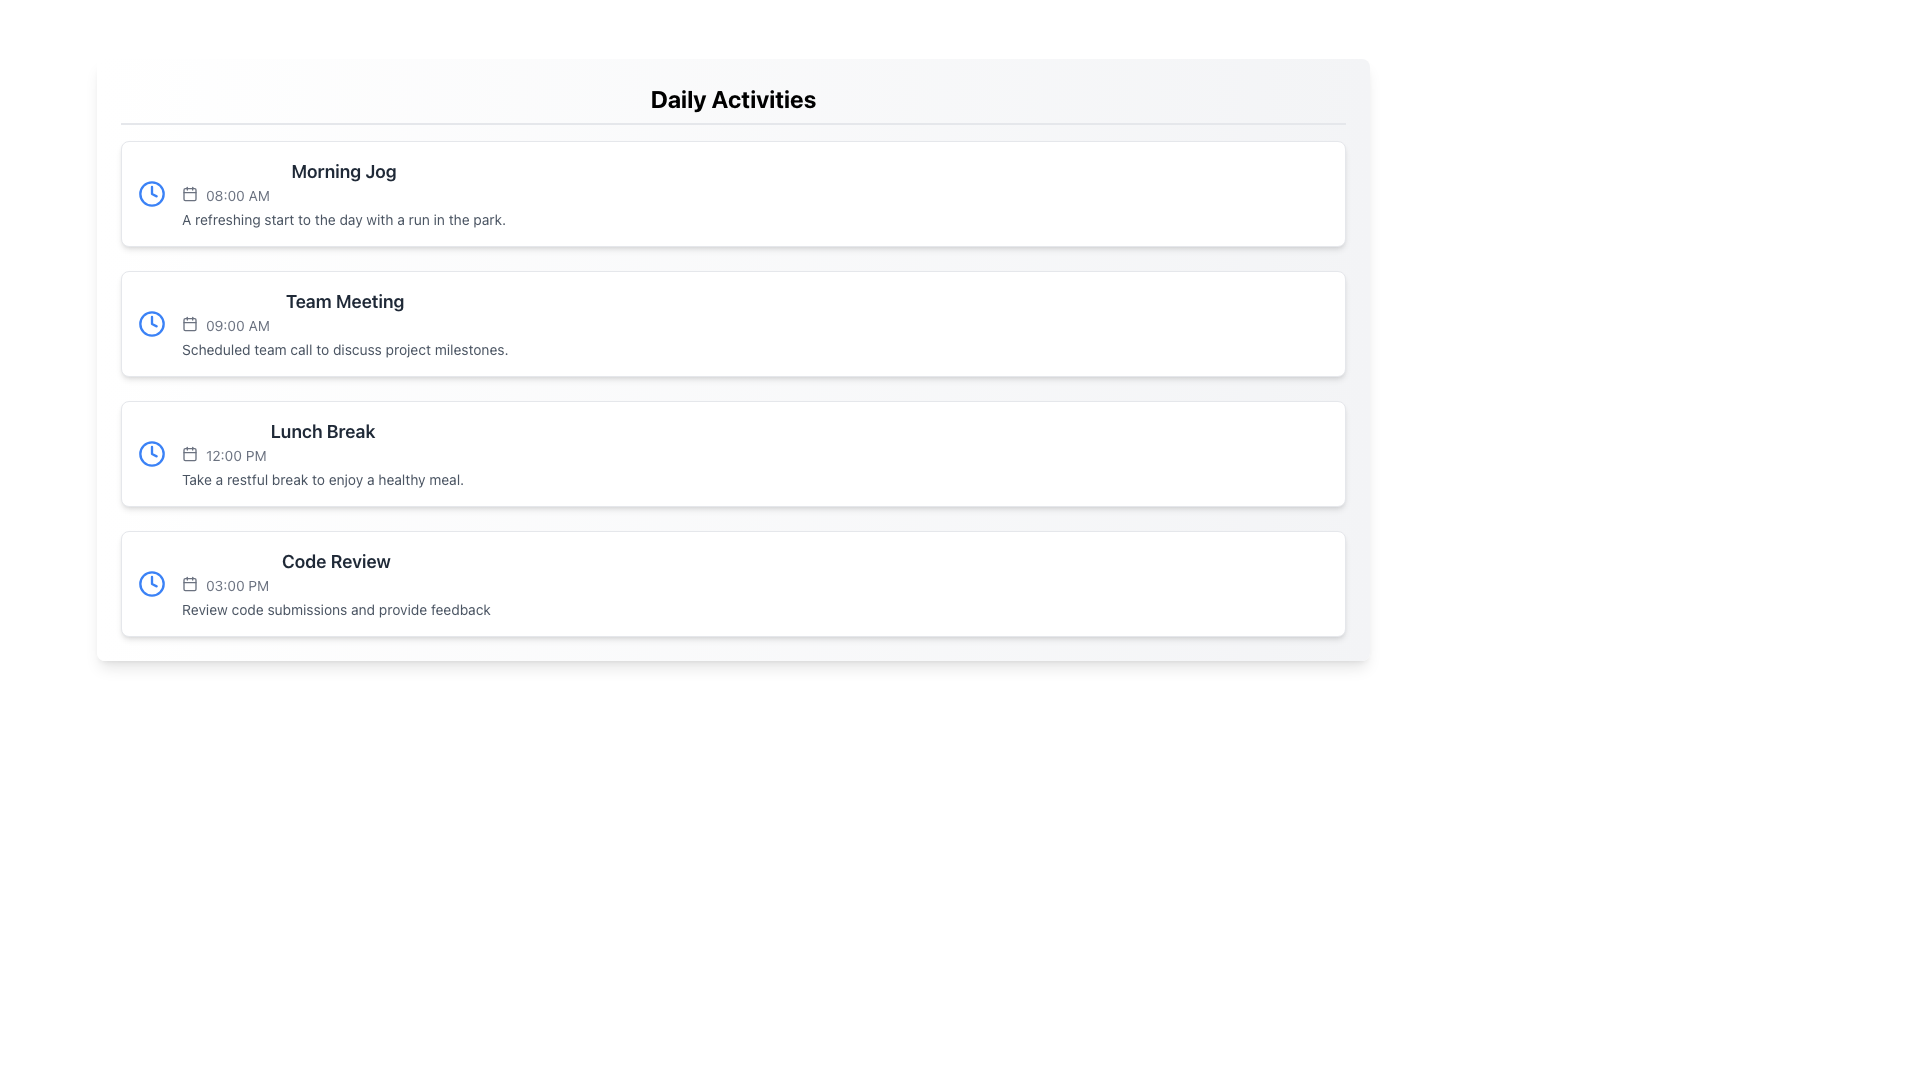 The width and height of the screenshot is (1920, 1080). What do you see at coordinates (323, 479) in the screenshot?
I see `descriptive text label about the 'Lunch Break' activity located below the '12:00 PM' time label in the third item of the 'Daily Activities' list` at bounding box center [323, 479].